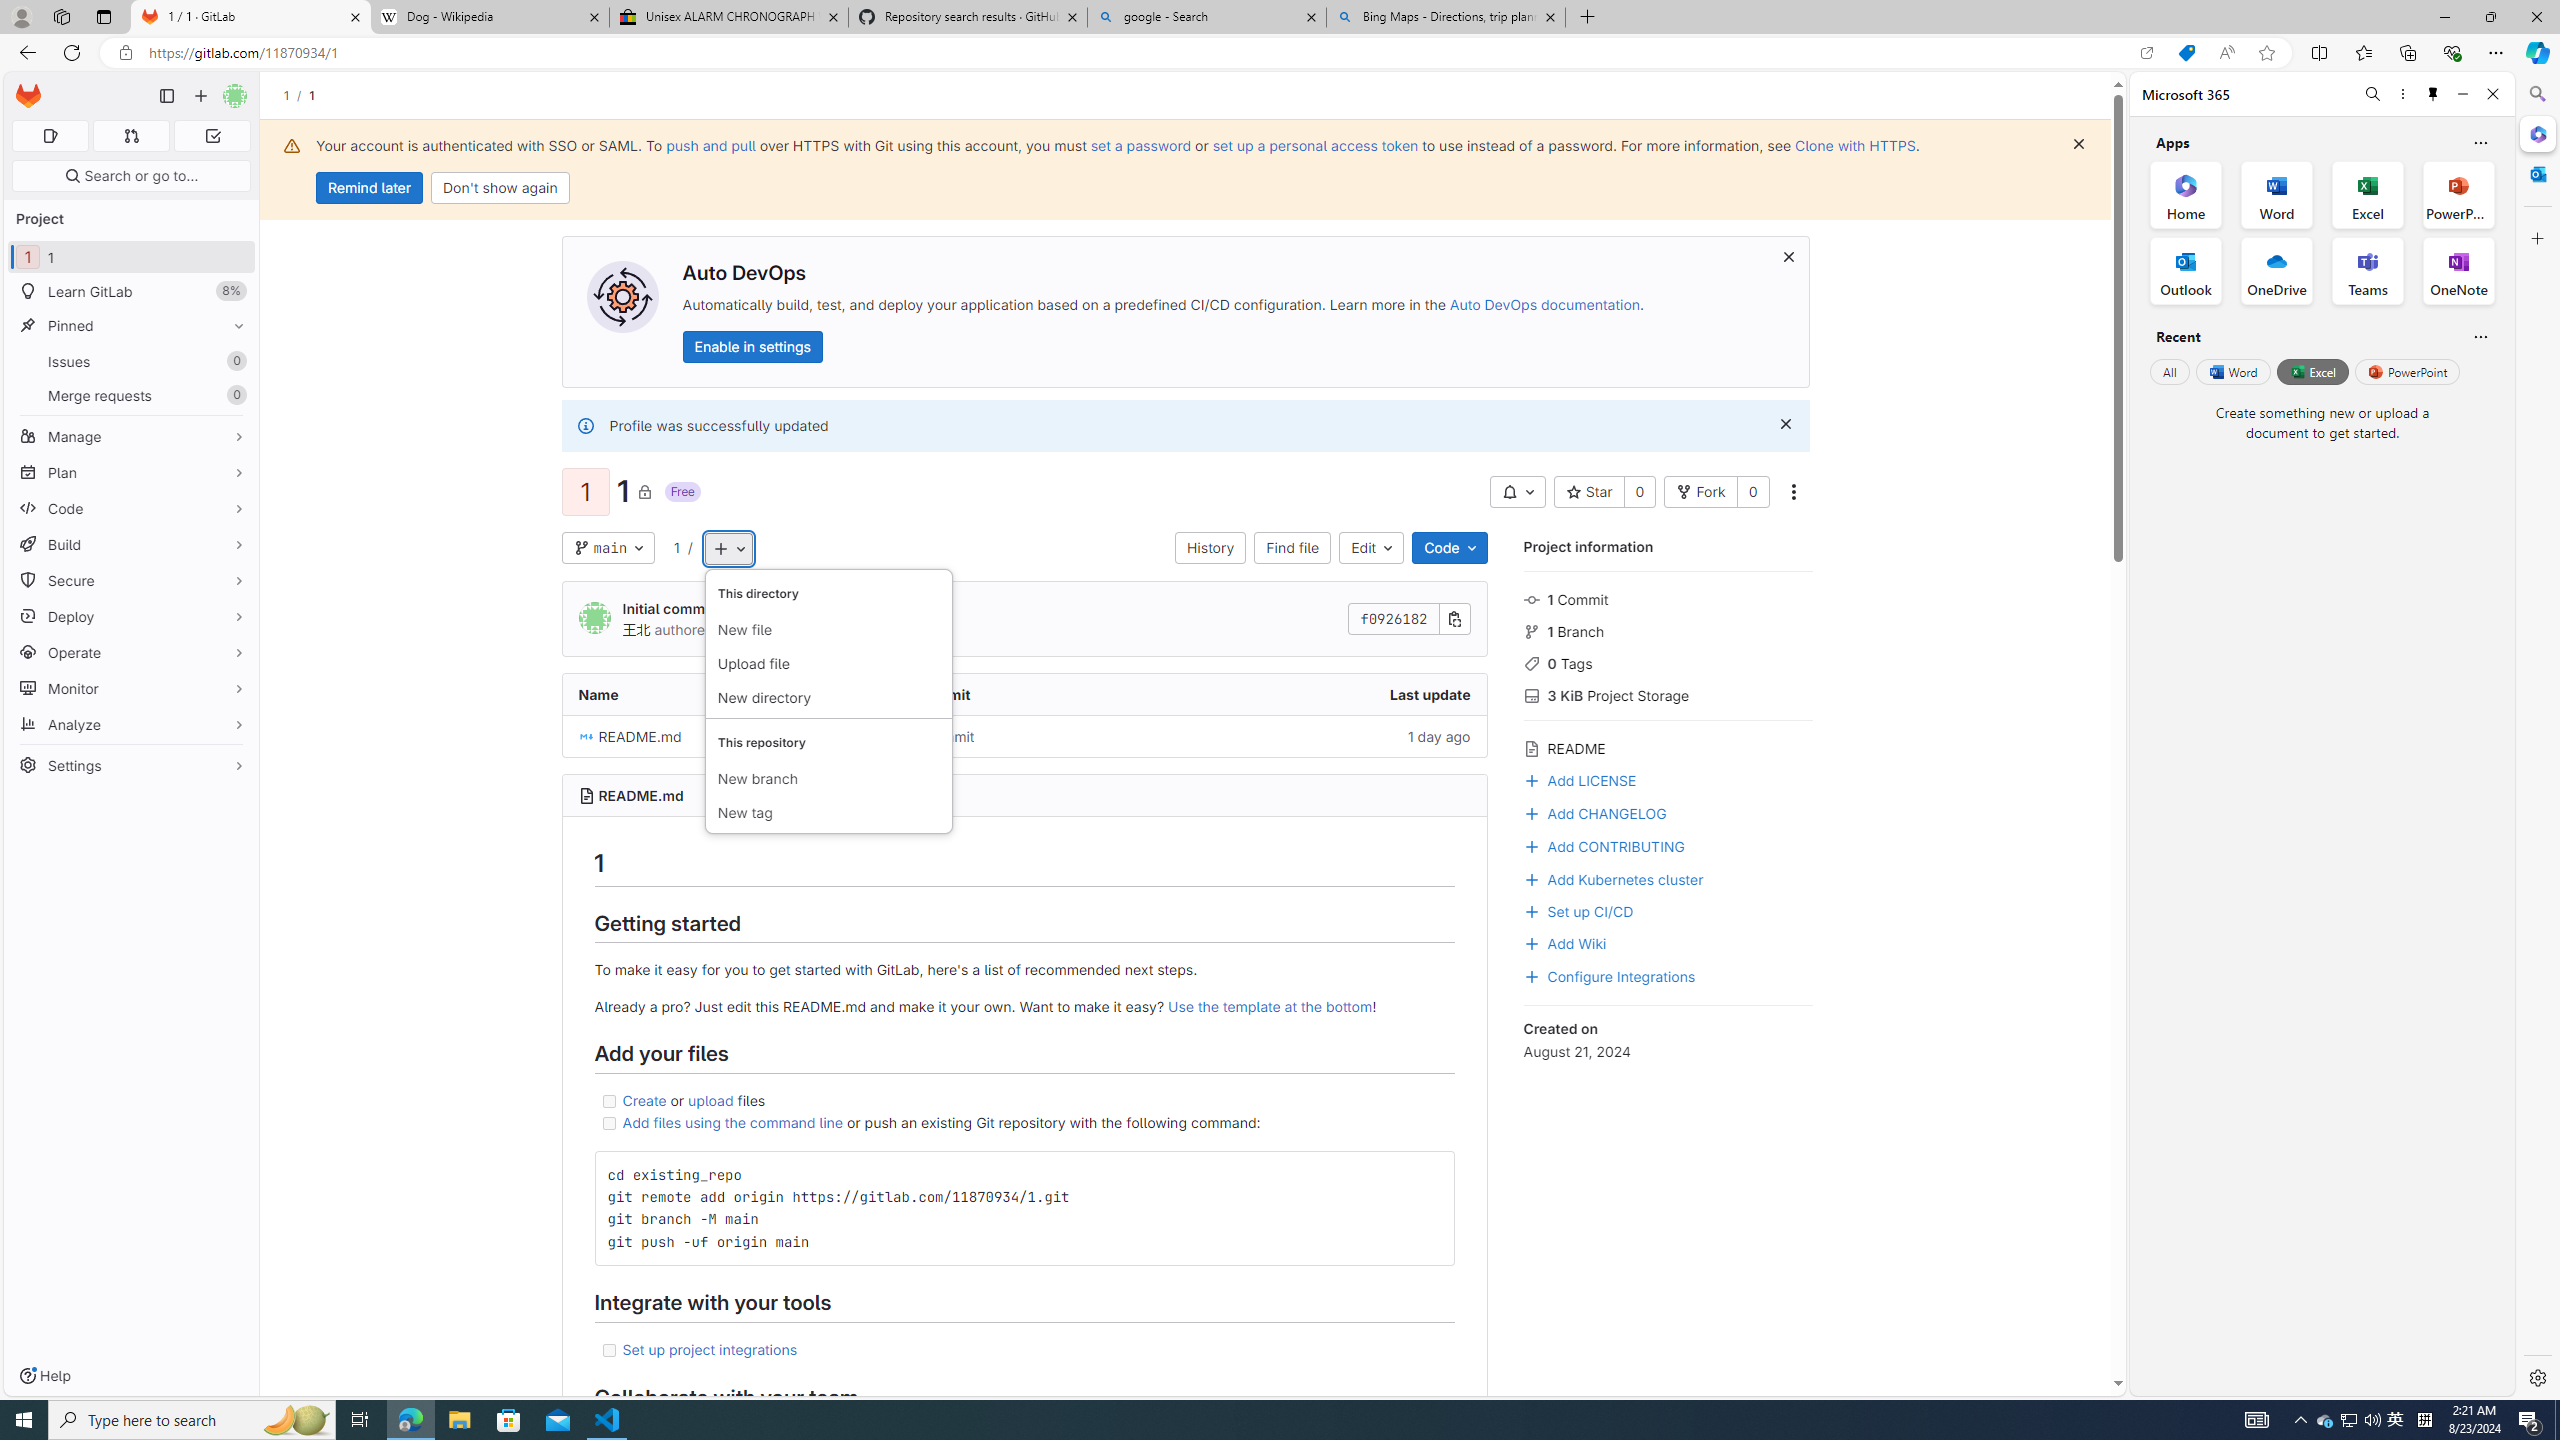  Describe the element at coordinates (130, 291) in the screenshot. I see `'Learn GitLab 8%'` at that location.